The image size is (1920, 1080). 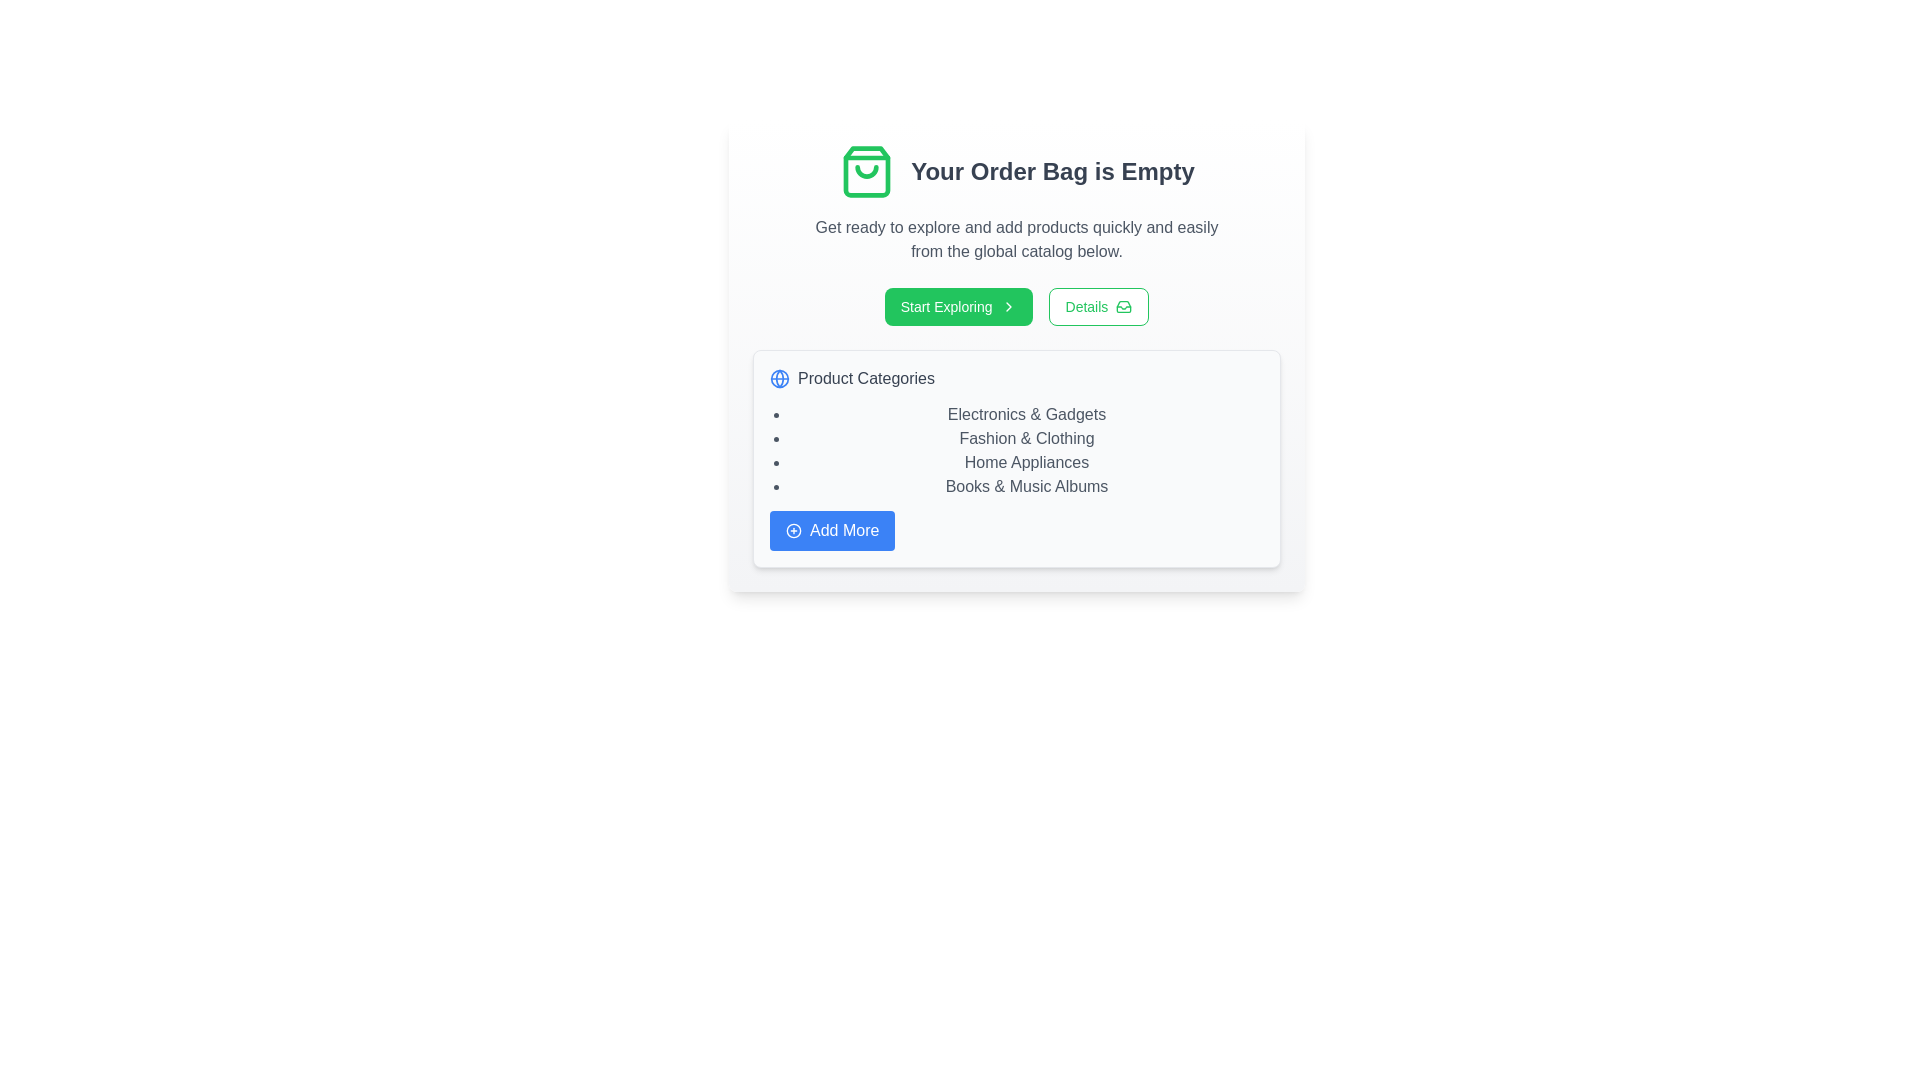 What do you see at coordinates (867, 171) in the screenshot?
I see `the green shopping bag icon located to the left of the text 'Your Order Bag is Empty'` at bounding box center [867, 171].